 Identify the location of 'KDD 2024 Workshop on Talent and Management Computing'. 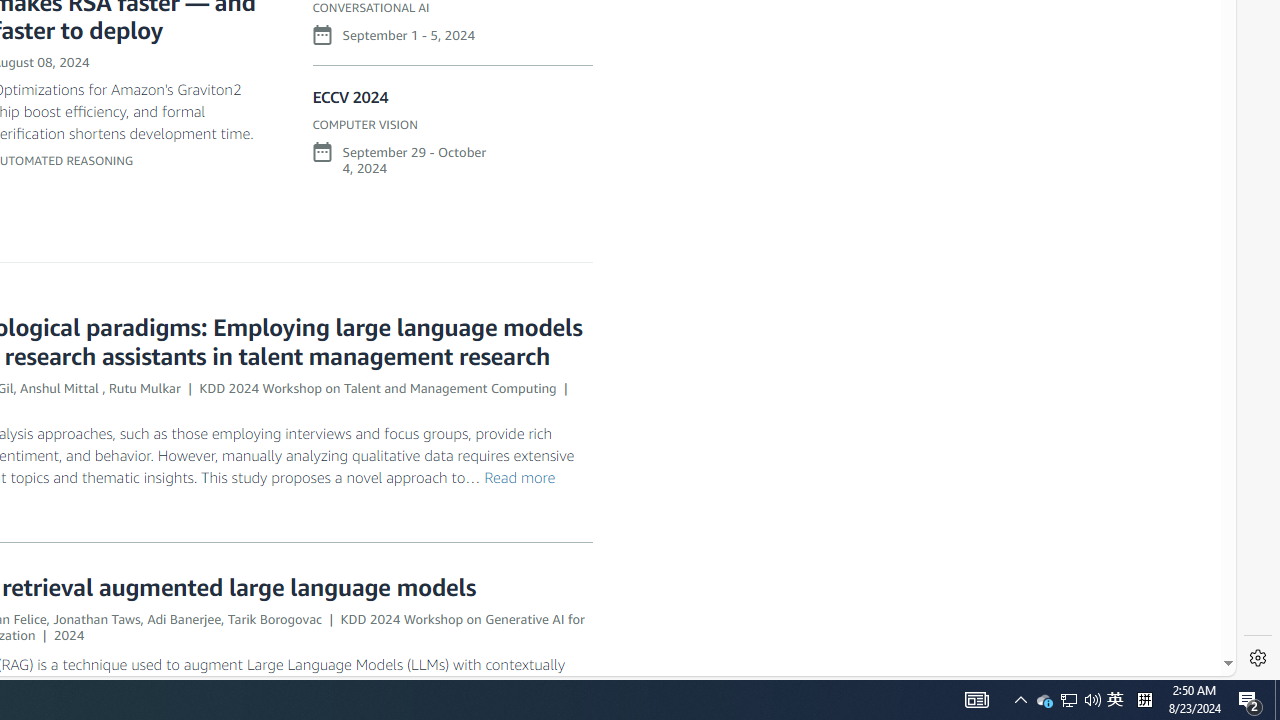
(377, 387).